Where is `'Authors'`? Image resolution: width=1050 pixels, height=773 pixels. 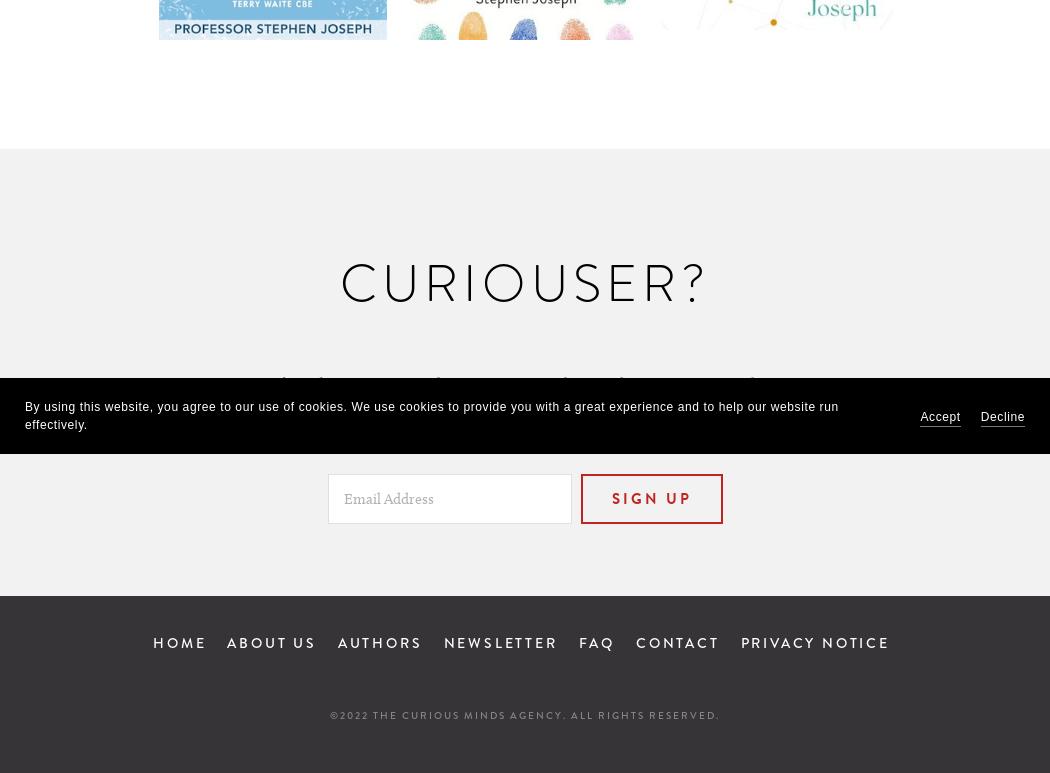
'Authors' is located at coordinates (379, 642).